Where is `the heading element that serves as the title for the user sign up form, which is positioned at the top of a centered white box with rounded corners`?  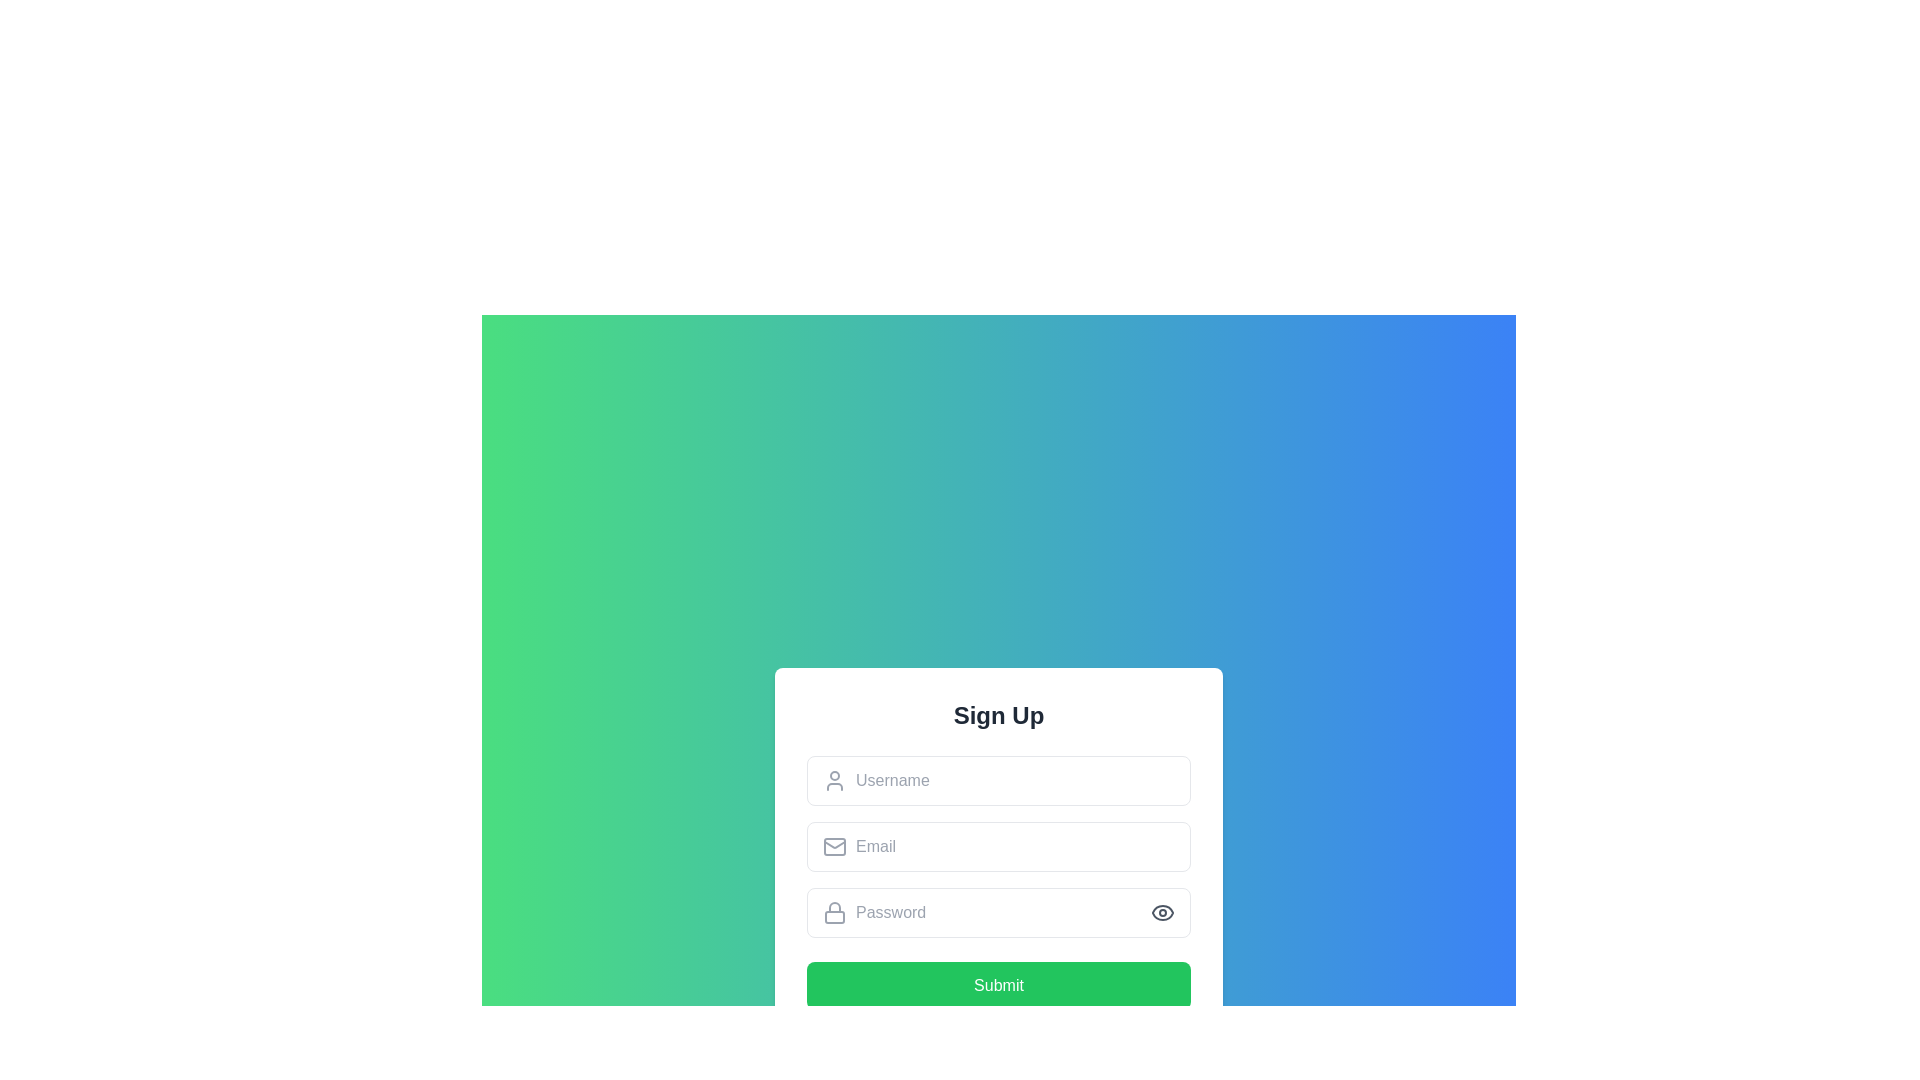 the heading element that serves as the title for the user sign up form, which is positioned at the top of a centered white box with rounded corners is located at coordinates (998, 715).